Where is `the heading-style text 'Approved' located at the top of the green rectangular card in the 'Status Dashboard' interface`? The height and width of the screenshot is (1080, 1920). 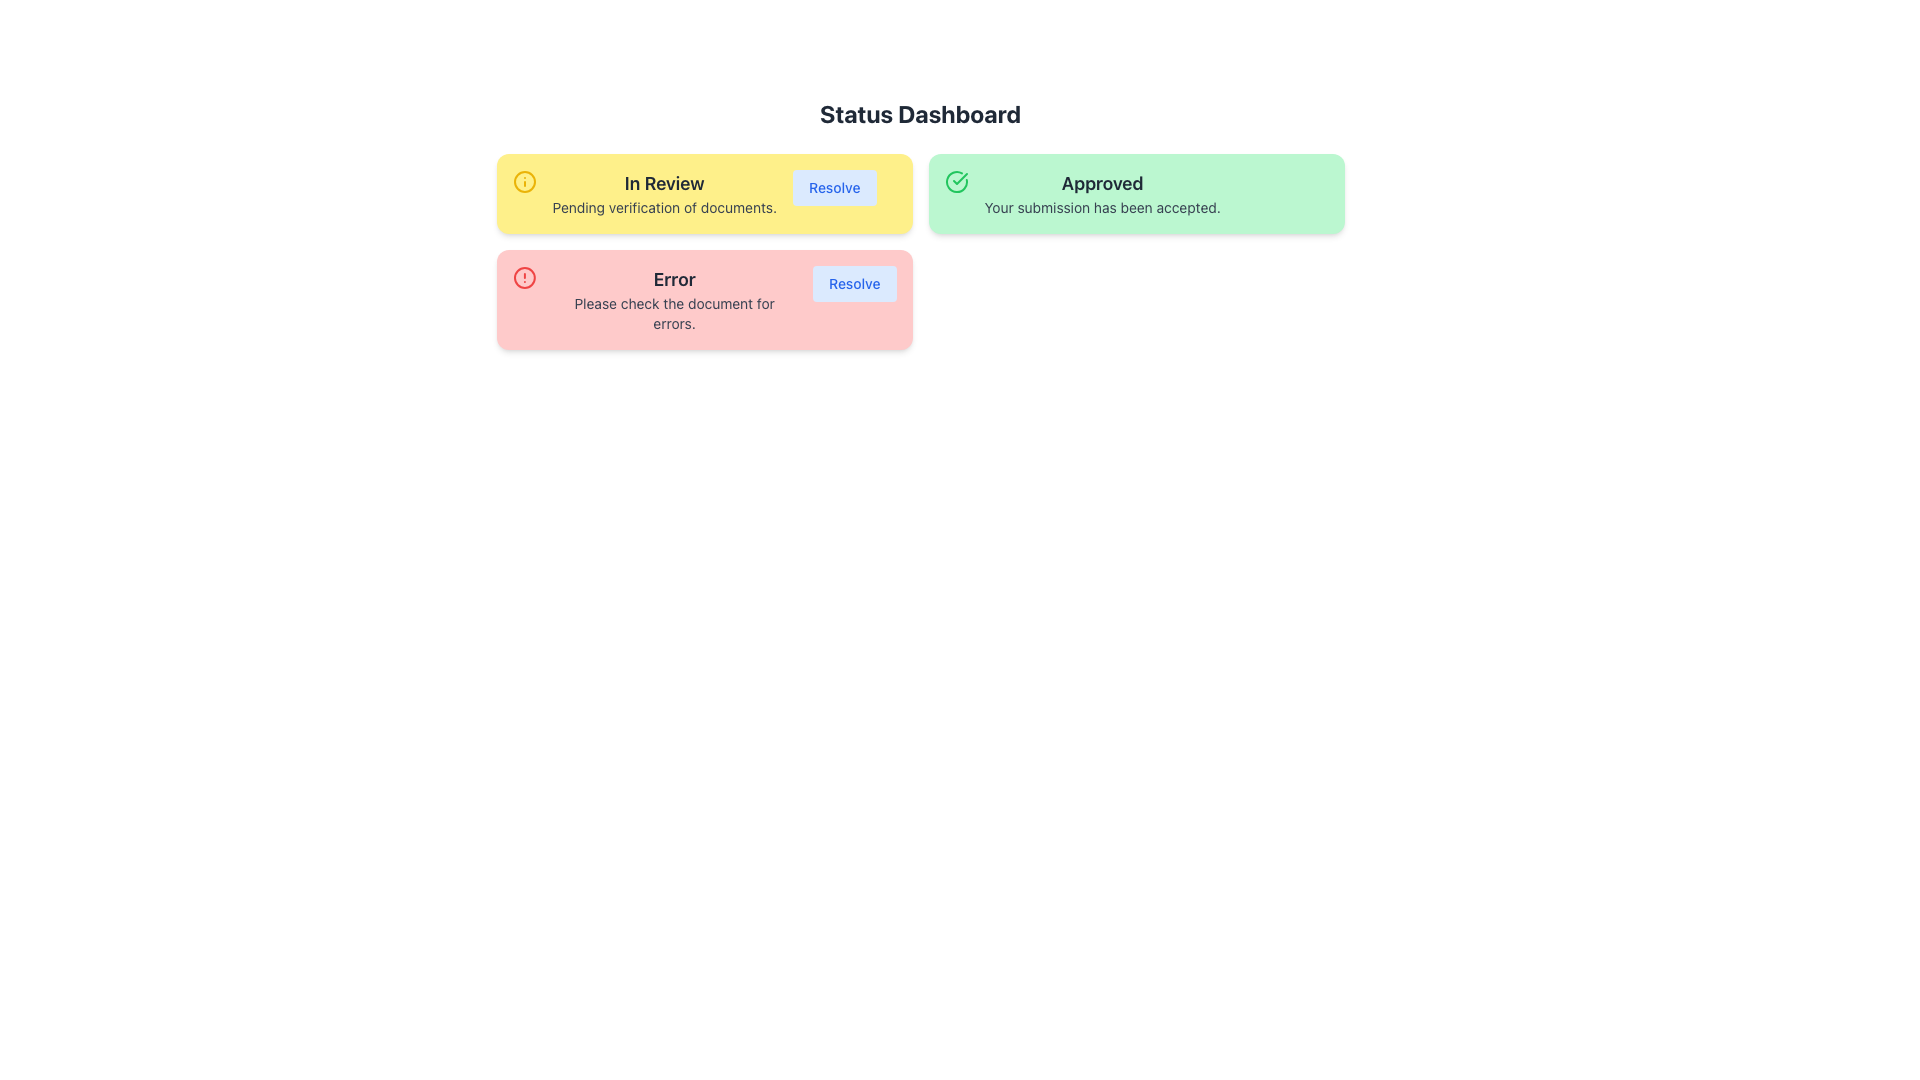
the heading-style text 'Approved' located at the top of the green rectangular card in the 'Status Dashboard' interface is located at coordinates (1101, 184).